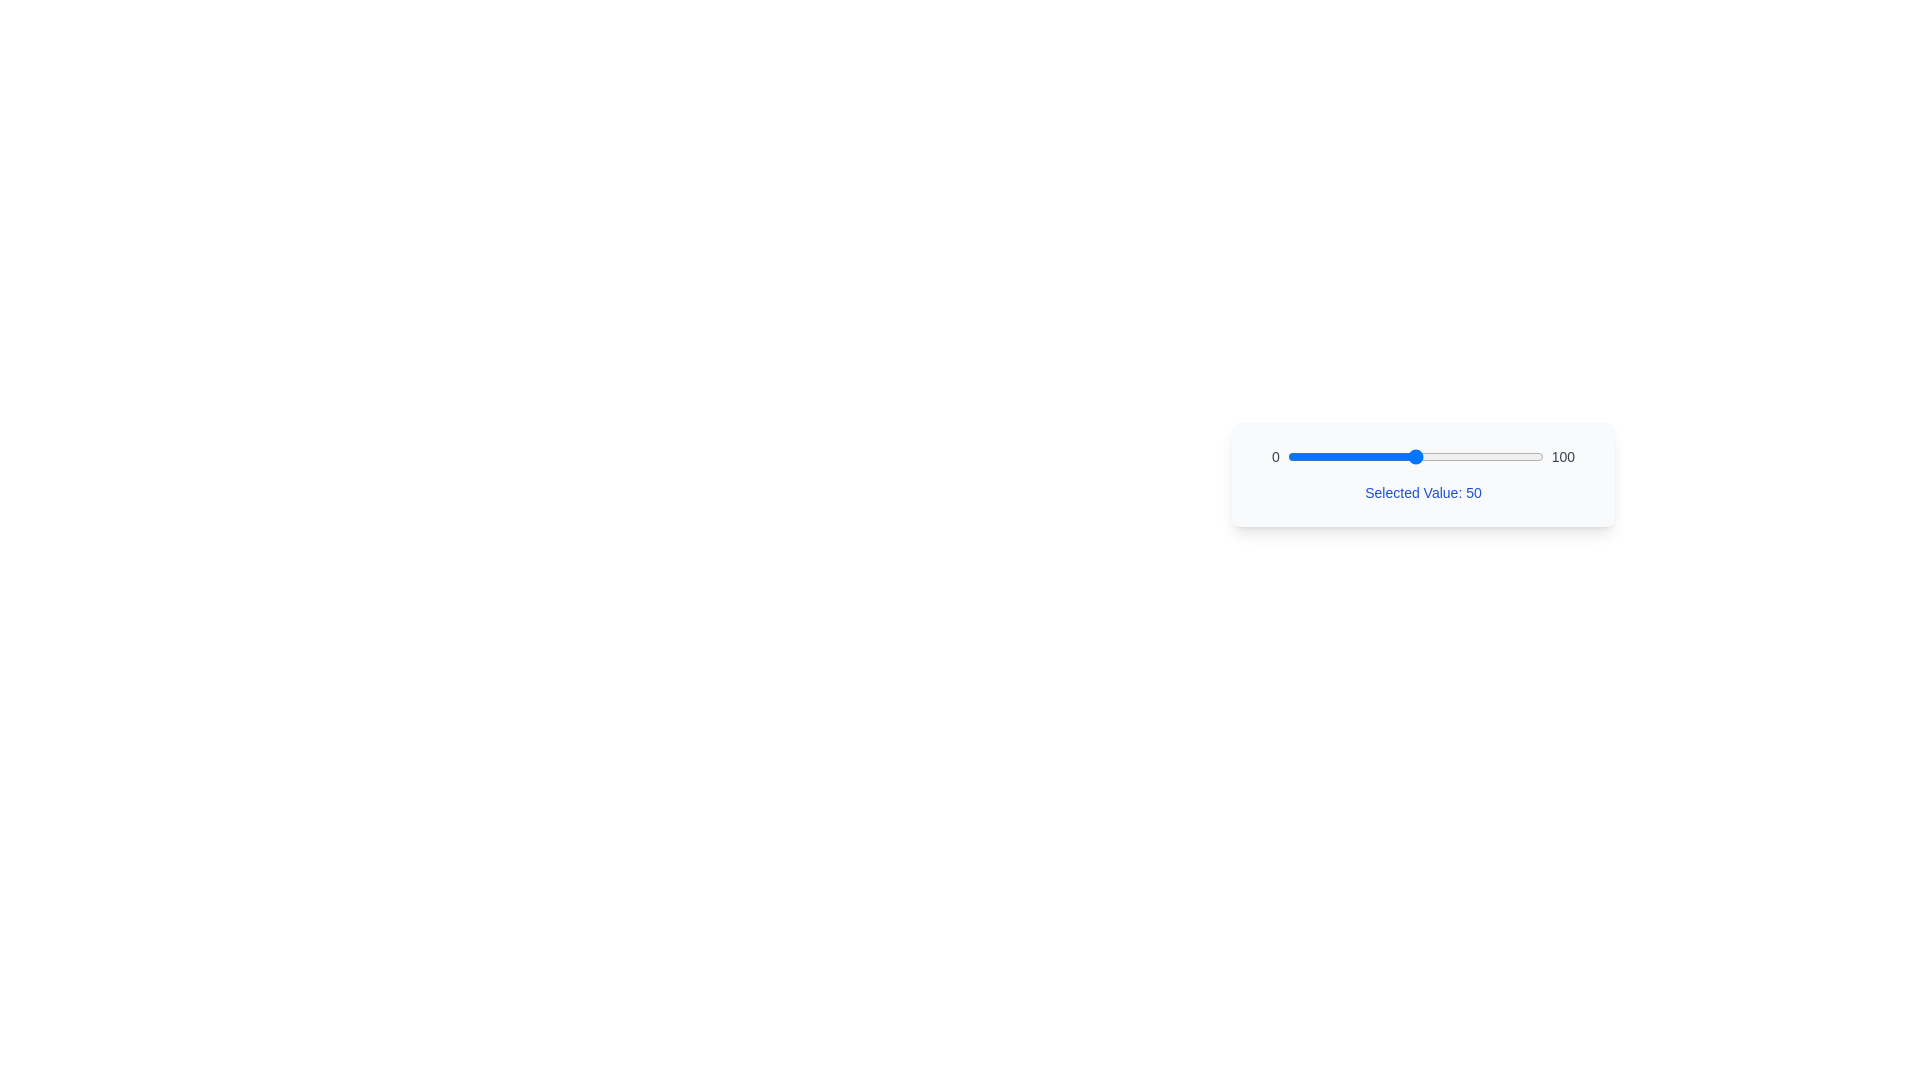 Image resolution: width=1920 pixels, height=1080 pixels. Describe the element at coordinates (1500, 456) in the screenshot. I see `the slider to set its value to 83` at that location.